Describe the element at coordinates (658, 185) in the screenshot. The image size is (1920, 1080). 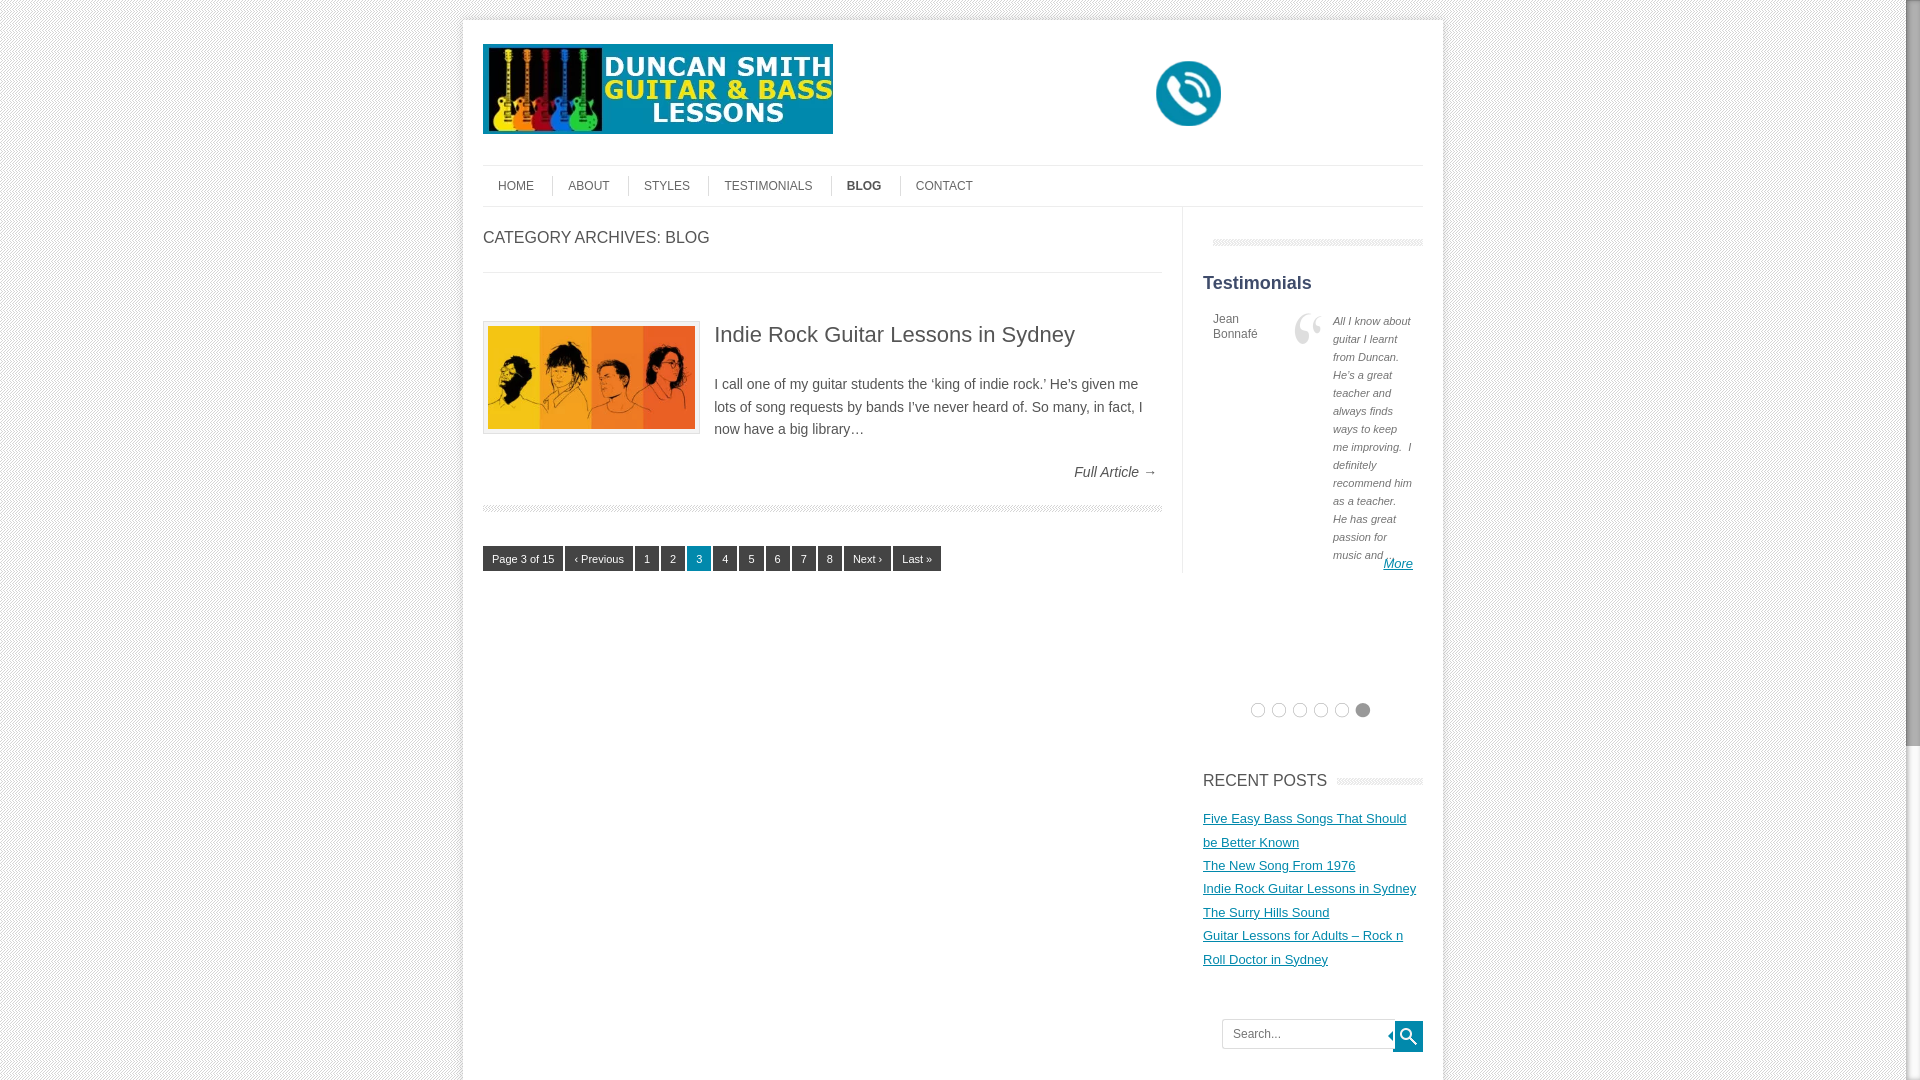
I see `'STYLES'` at that location.